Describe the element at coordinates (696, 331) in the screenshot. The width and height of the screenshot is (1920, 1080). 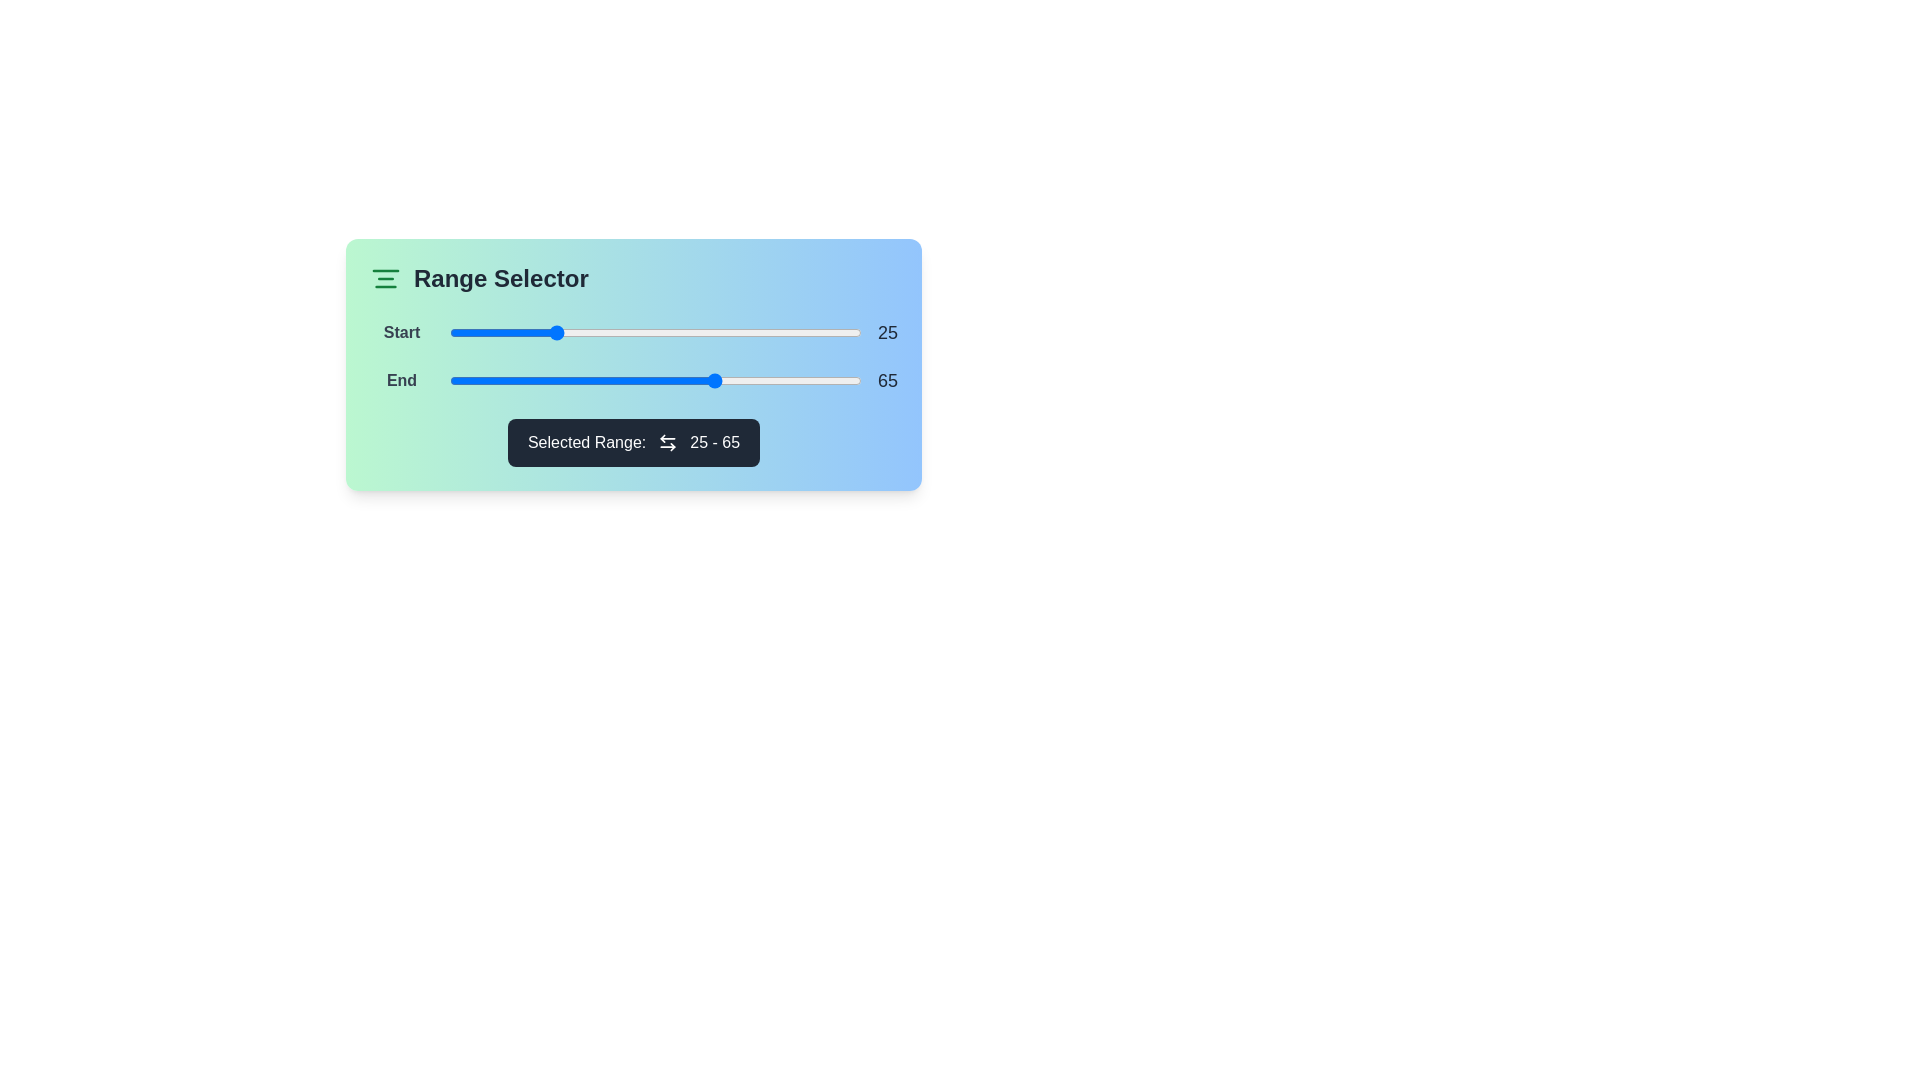
I see `the slider to set the value to 60` at that location.